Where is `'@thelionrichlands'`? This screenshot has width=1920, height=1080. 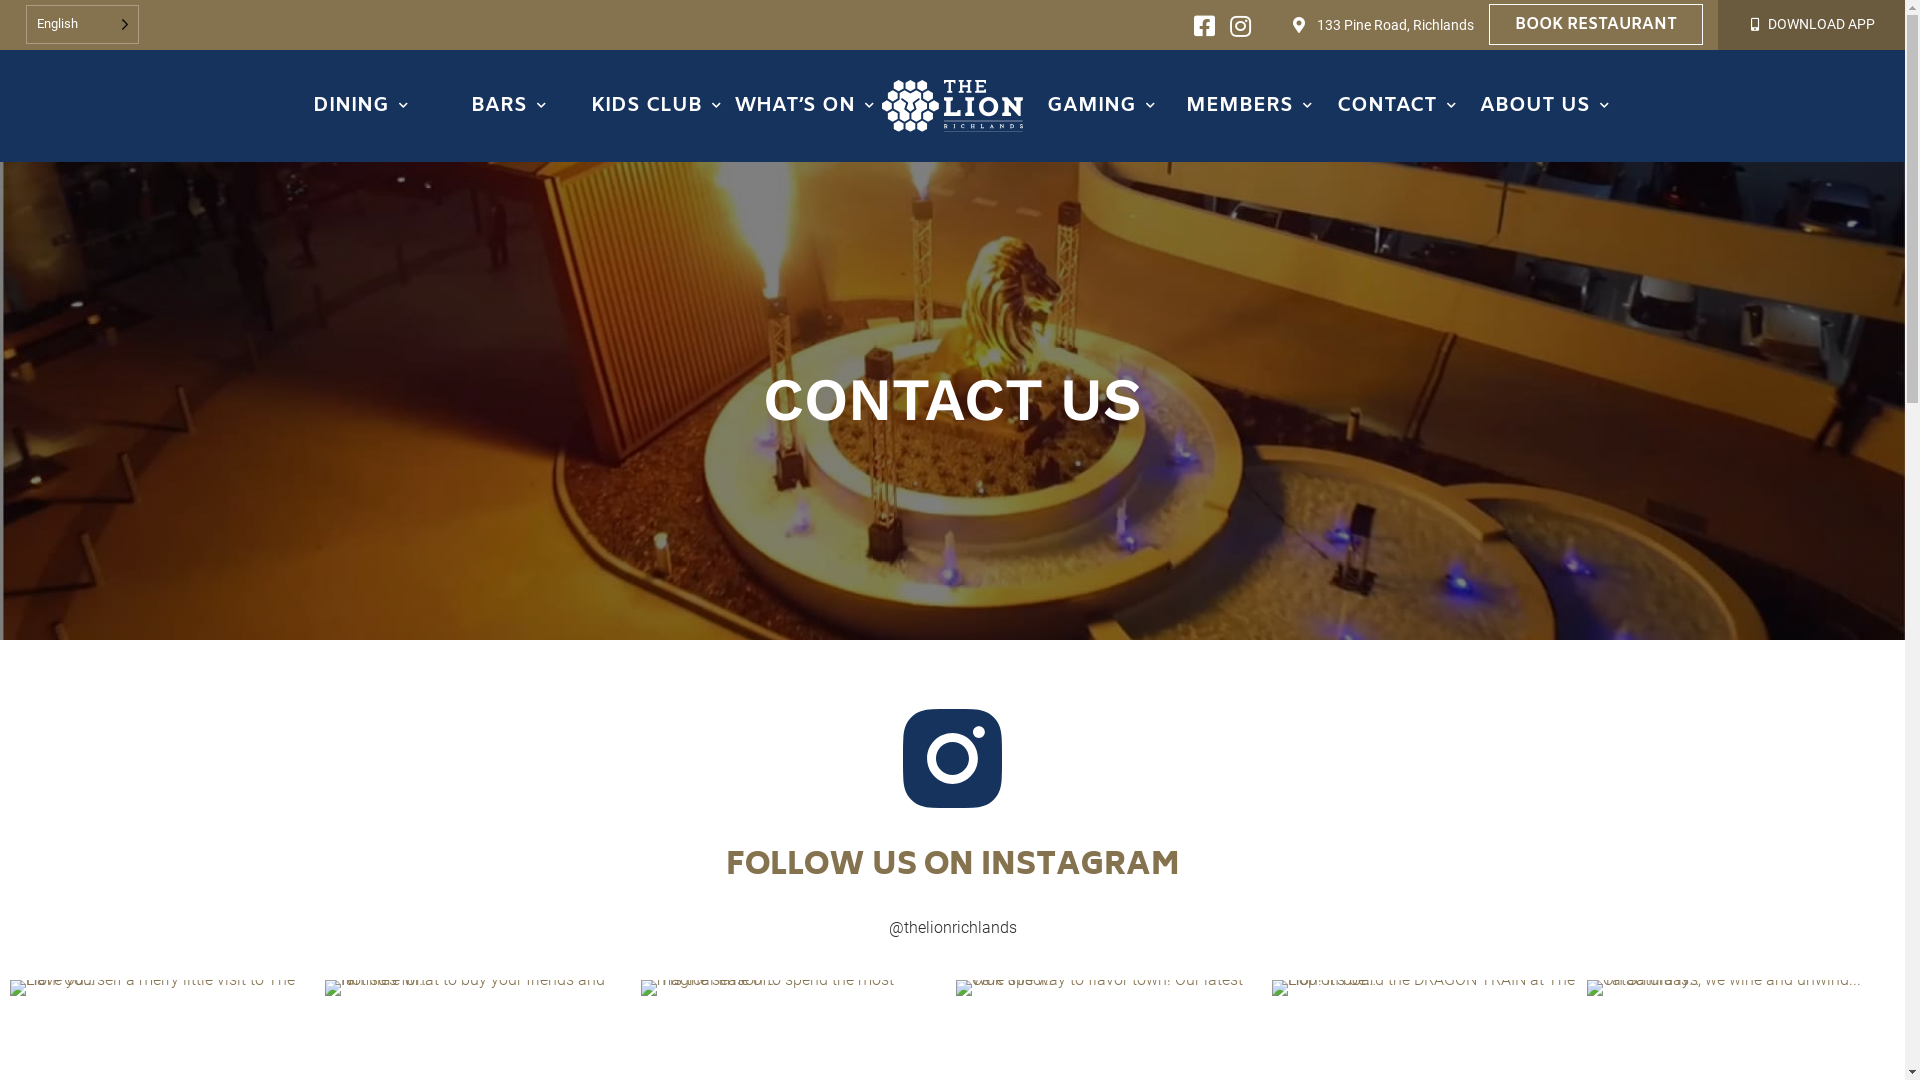
'@thelionrichlands' is located at coordinates (950, 927).